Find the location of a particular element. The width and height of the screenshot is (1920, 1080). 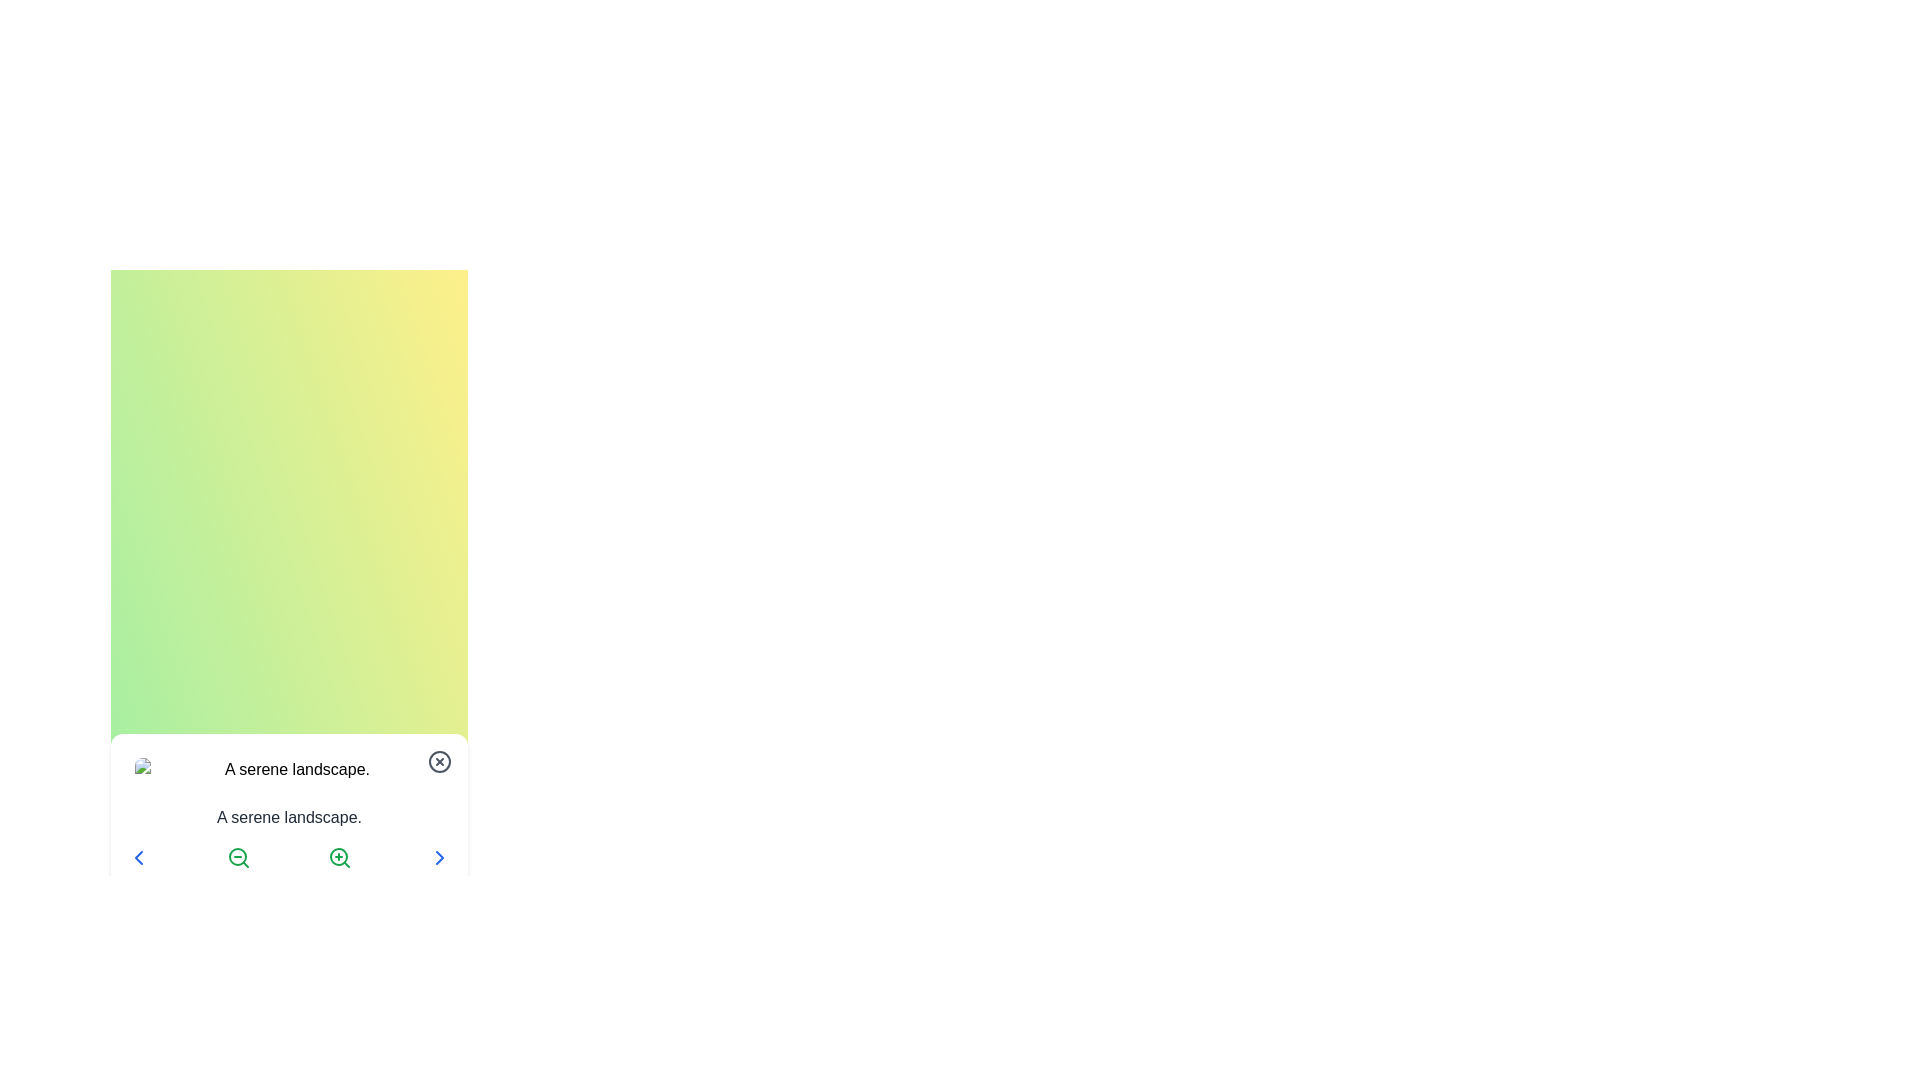

the circular green magnifying glass icon with a minus symbol, located in the bottom control panel as the second icon from the left is located at coordinates (239, 856).